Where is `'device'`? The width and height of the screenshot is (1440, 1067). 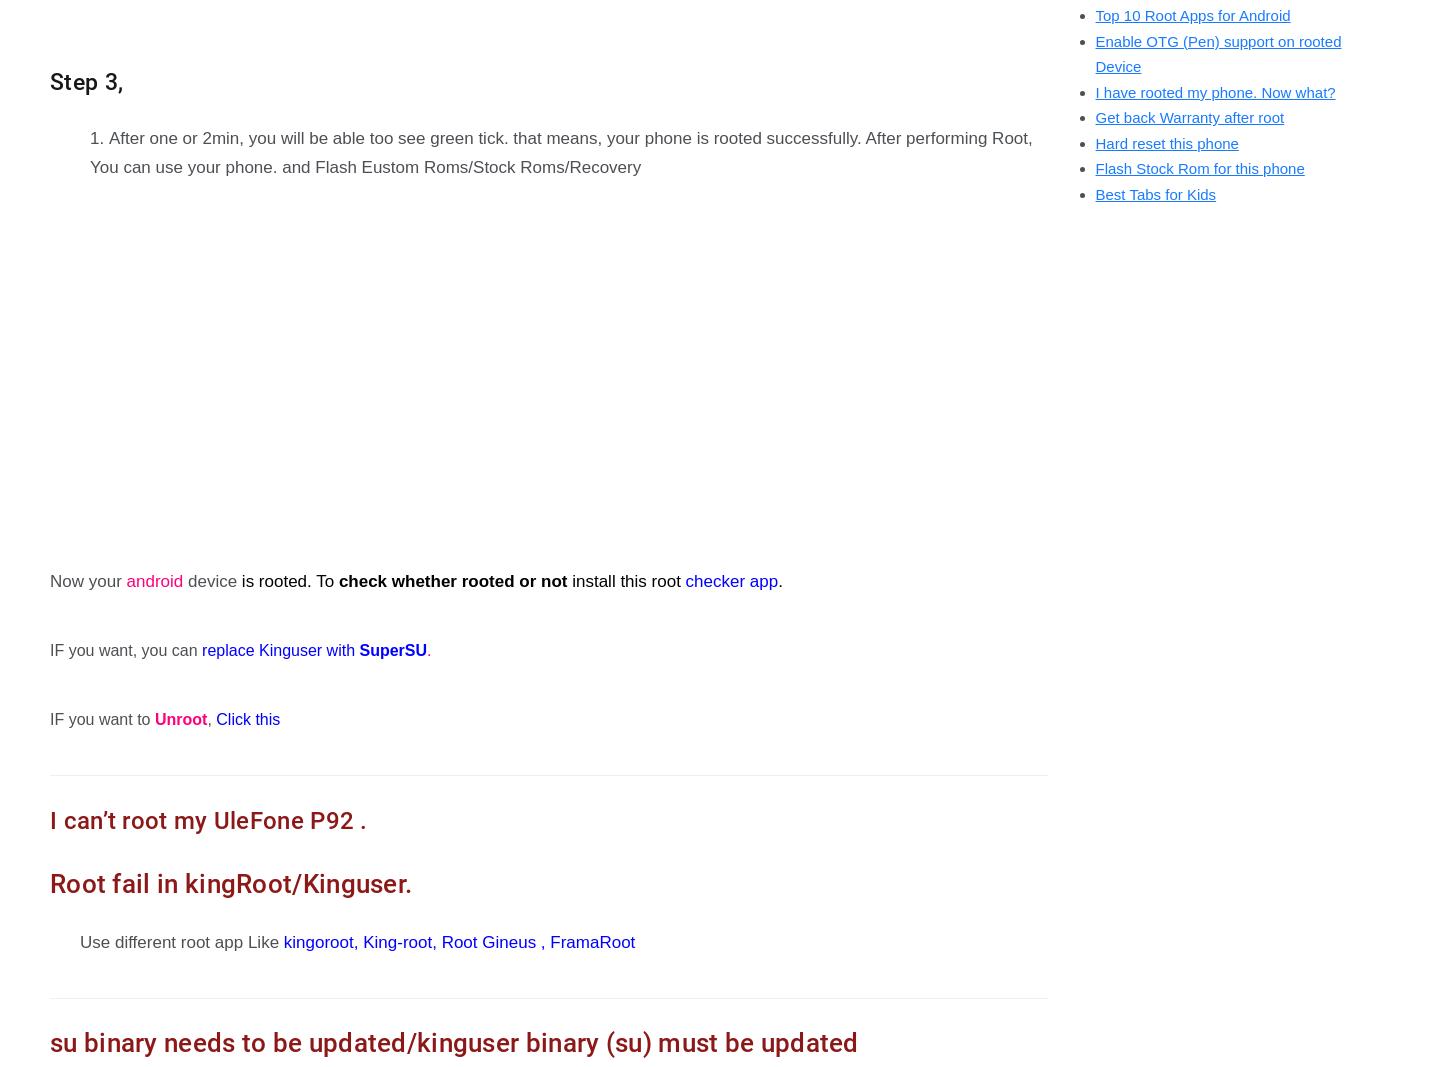
'device' is located at coordinates (209, 581).